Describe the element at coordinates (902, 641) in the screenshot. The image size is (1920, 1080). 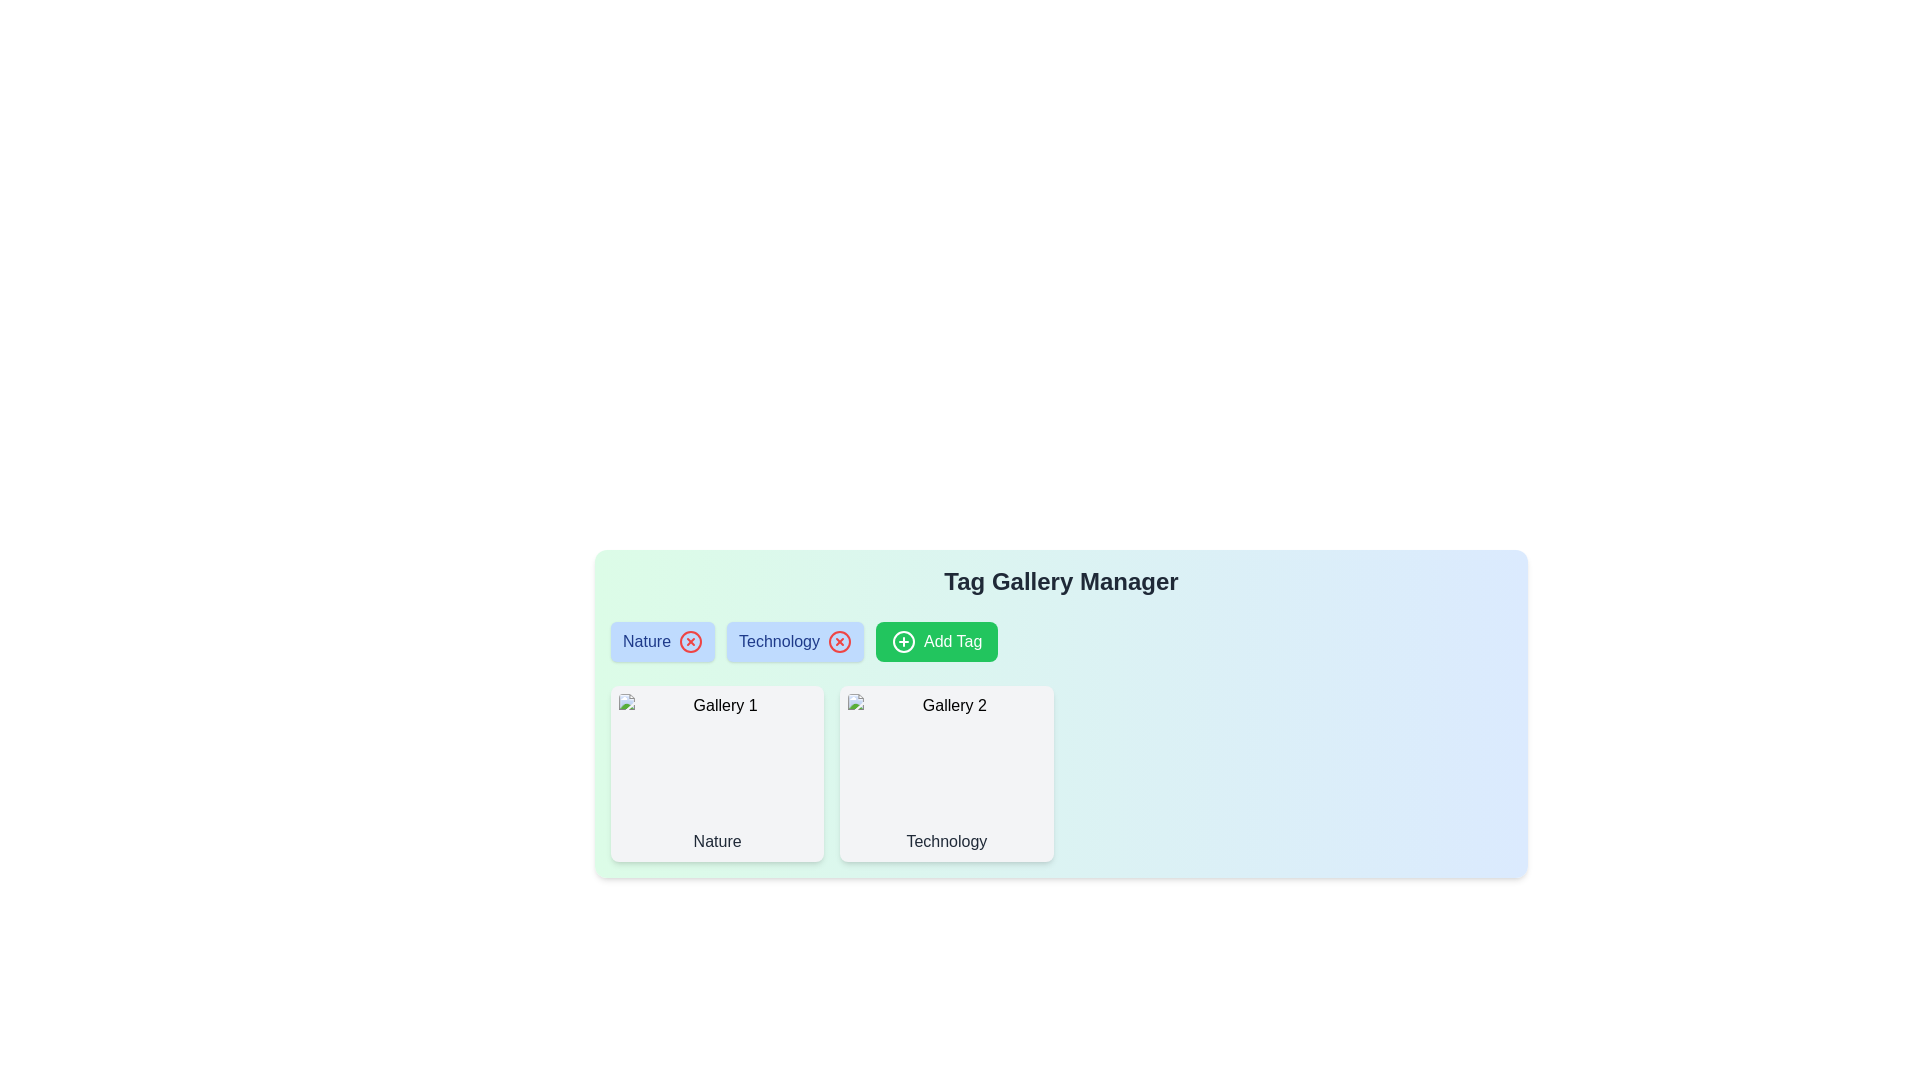
I see `the icon within the 'Add Tag' button, which is located at the top section of the interface, to the right of the 'Technology' tag button` at that location.